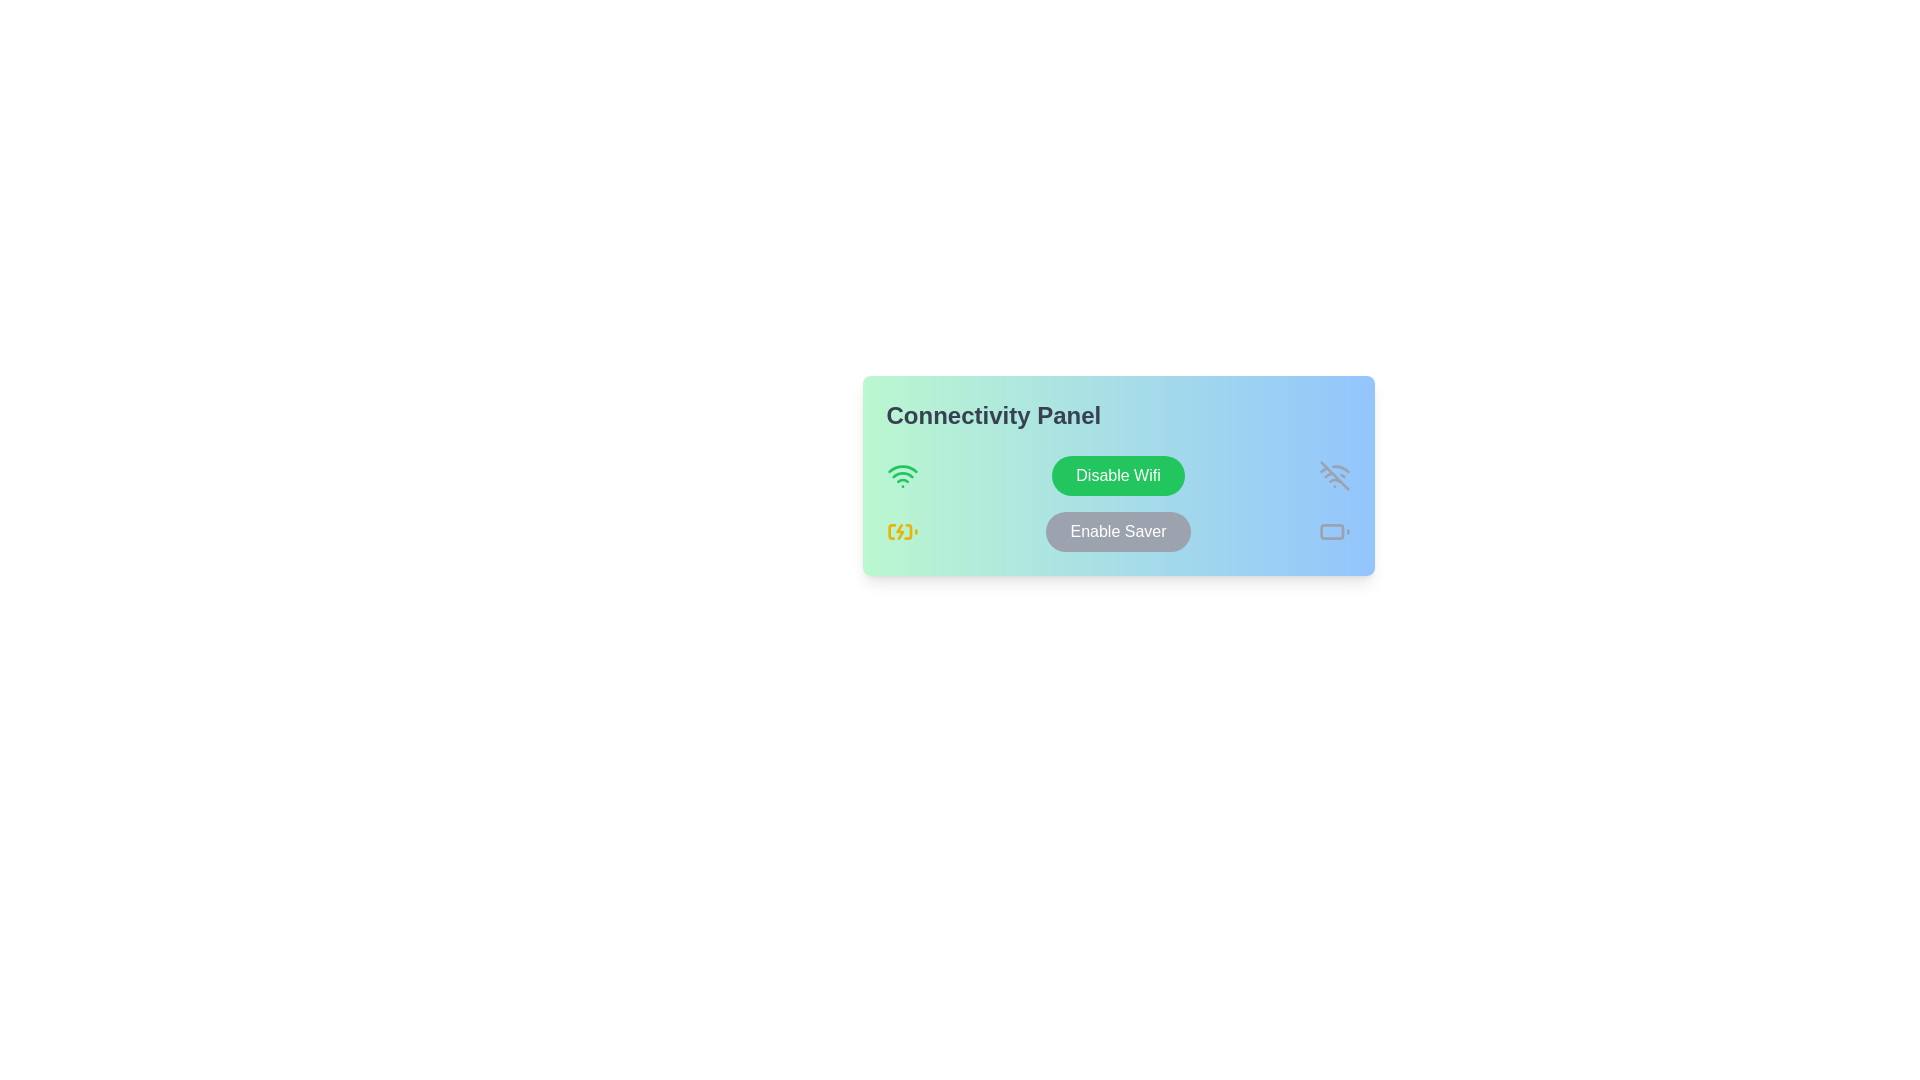 This screenshot has height=1080, width=1920. I want to click on the 'Enable Saver Mode' button located in the 'Connectivity Panel' near the center-bottom, below the 'Disable Wifi' button for keyboard accessibility, so click(1117, 531).